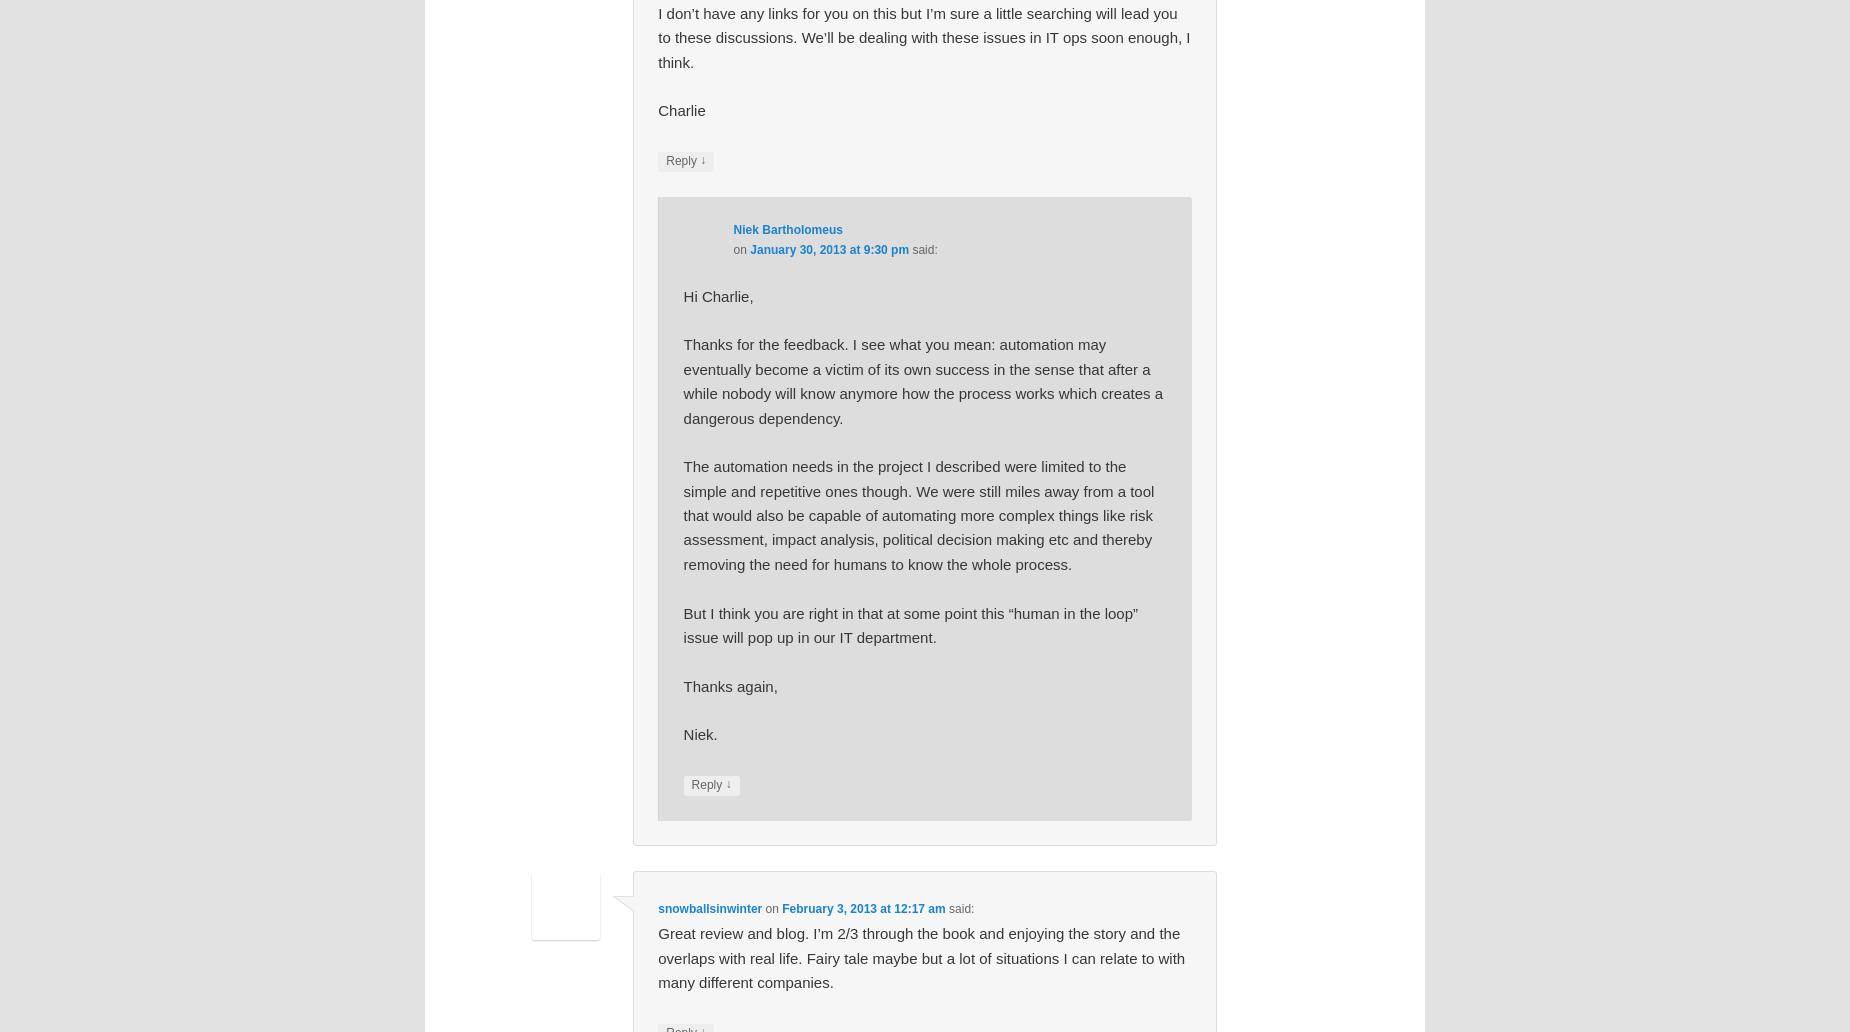  I want to click on 'Charlie', so click(681, 110).